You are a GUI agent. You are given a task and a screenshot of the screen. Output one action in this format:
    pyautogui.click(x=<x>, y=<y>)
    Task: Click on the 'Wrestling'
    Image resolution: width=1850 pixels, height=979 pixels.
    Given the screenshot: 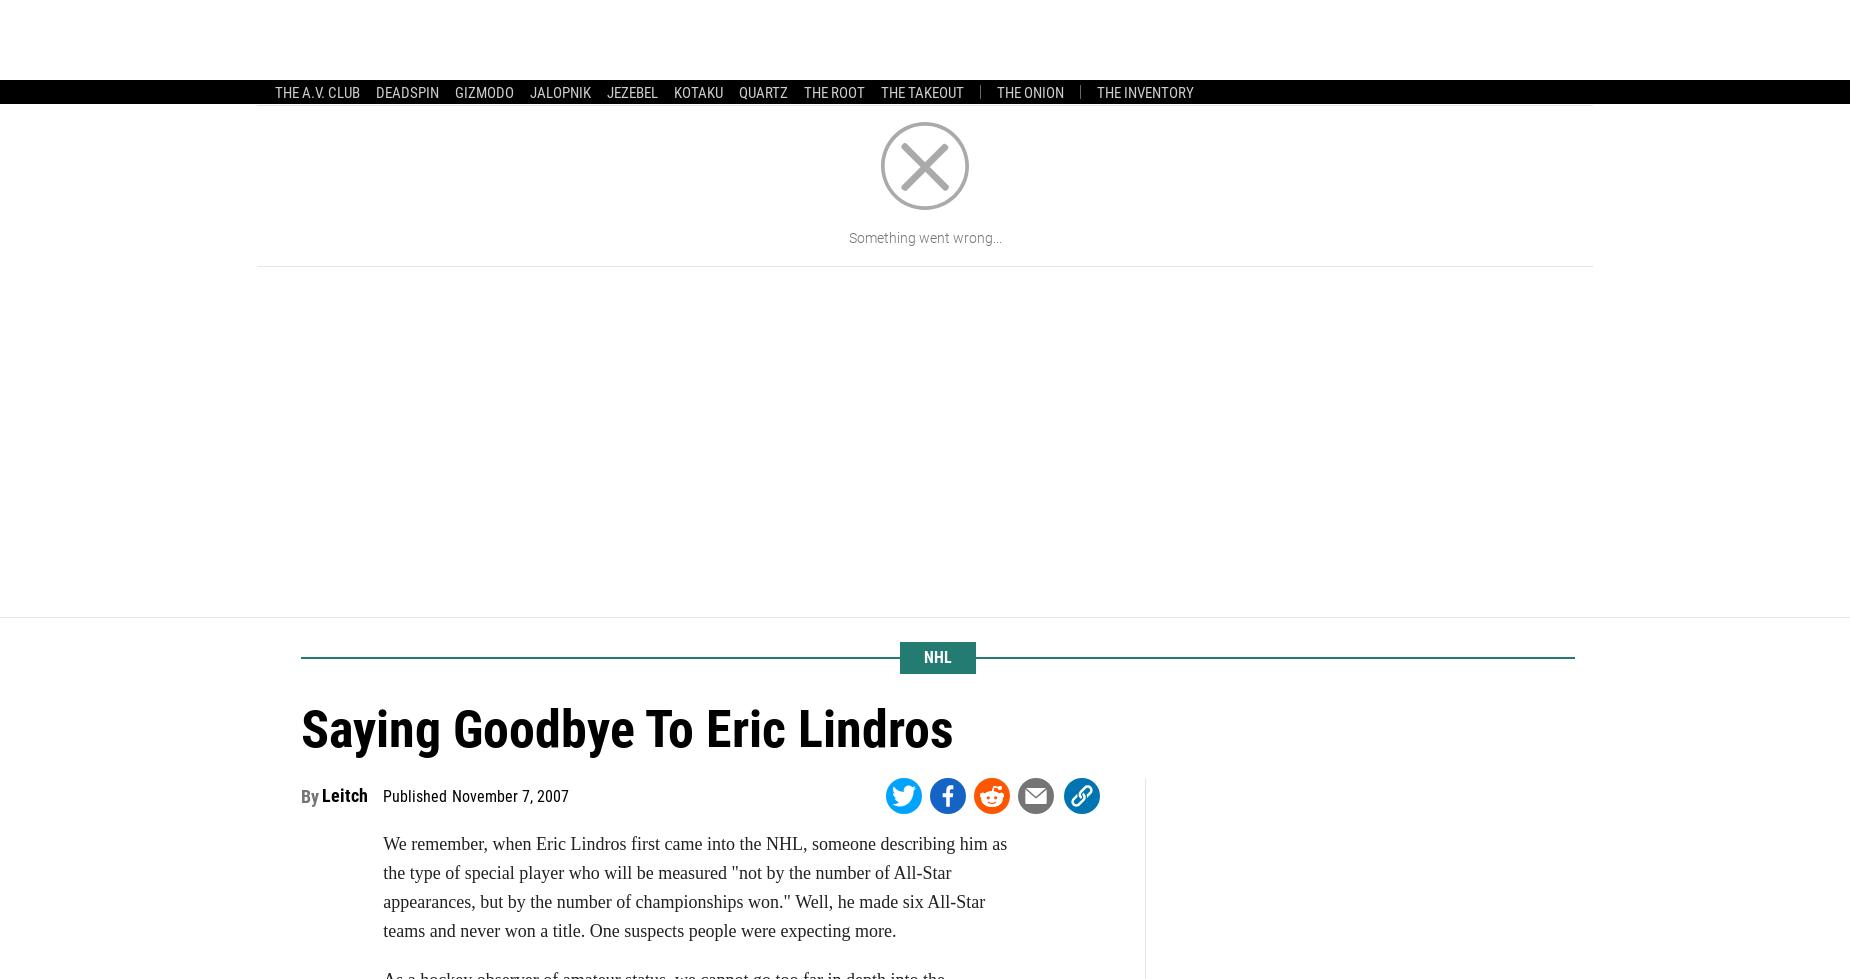 What is the action you would take?
    pyautogui.click(x=720, y=55)
    